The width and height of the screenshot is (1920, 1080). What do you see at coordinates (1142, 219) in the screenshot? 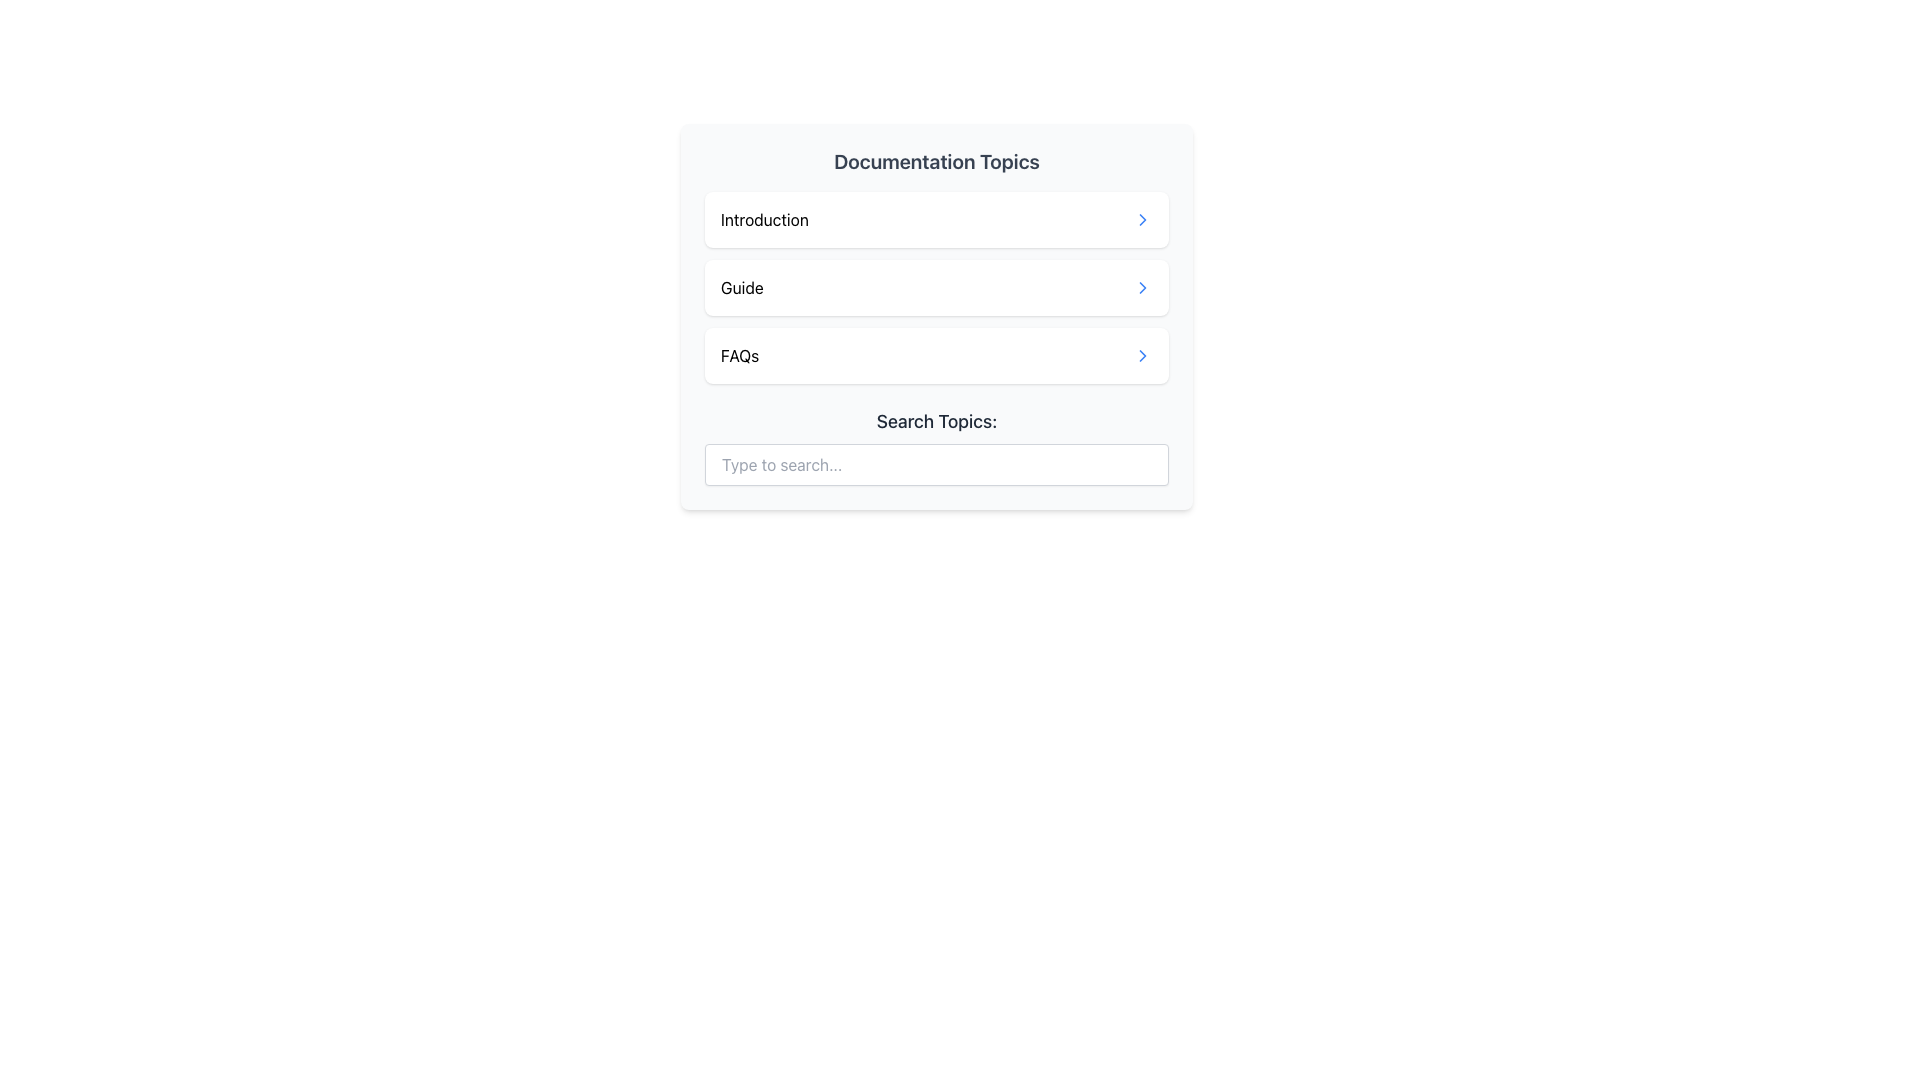
I see `the right-facing chevron icon with a blue outline located at the right end of the 'Introduction' item in the 'Documentation Topics' list` at bounding box center [1142, 219].